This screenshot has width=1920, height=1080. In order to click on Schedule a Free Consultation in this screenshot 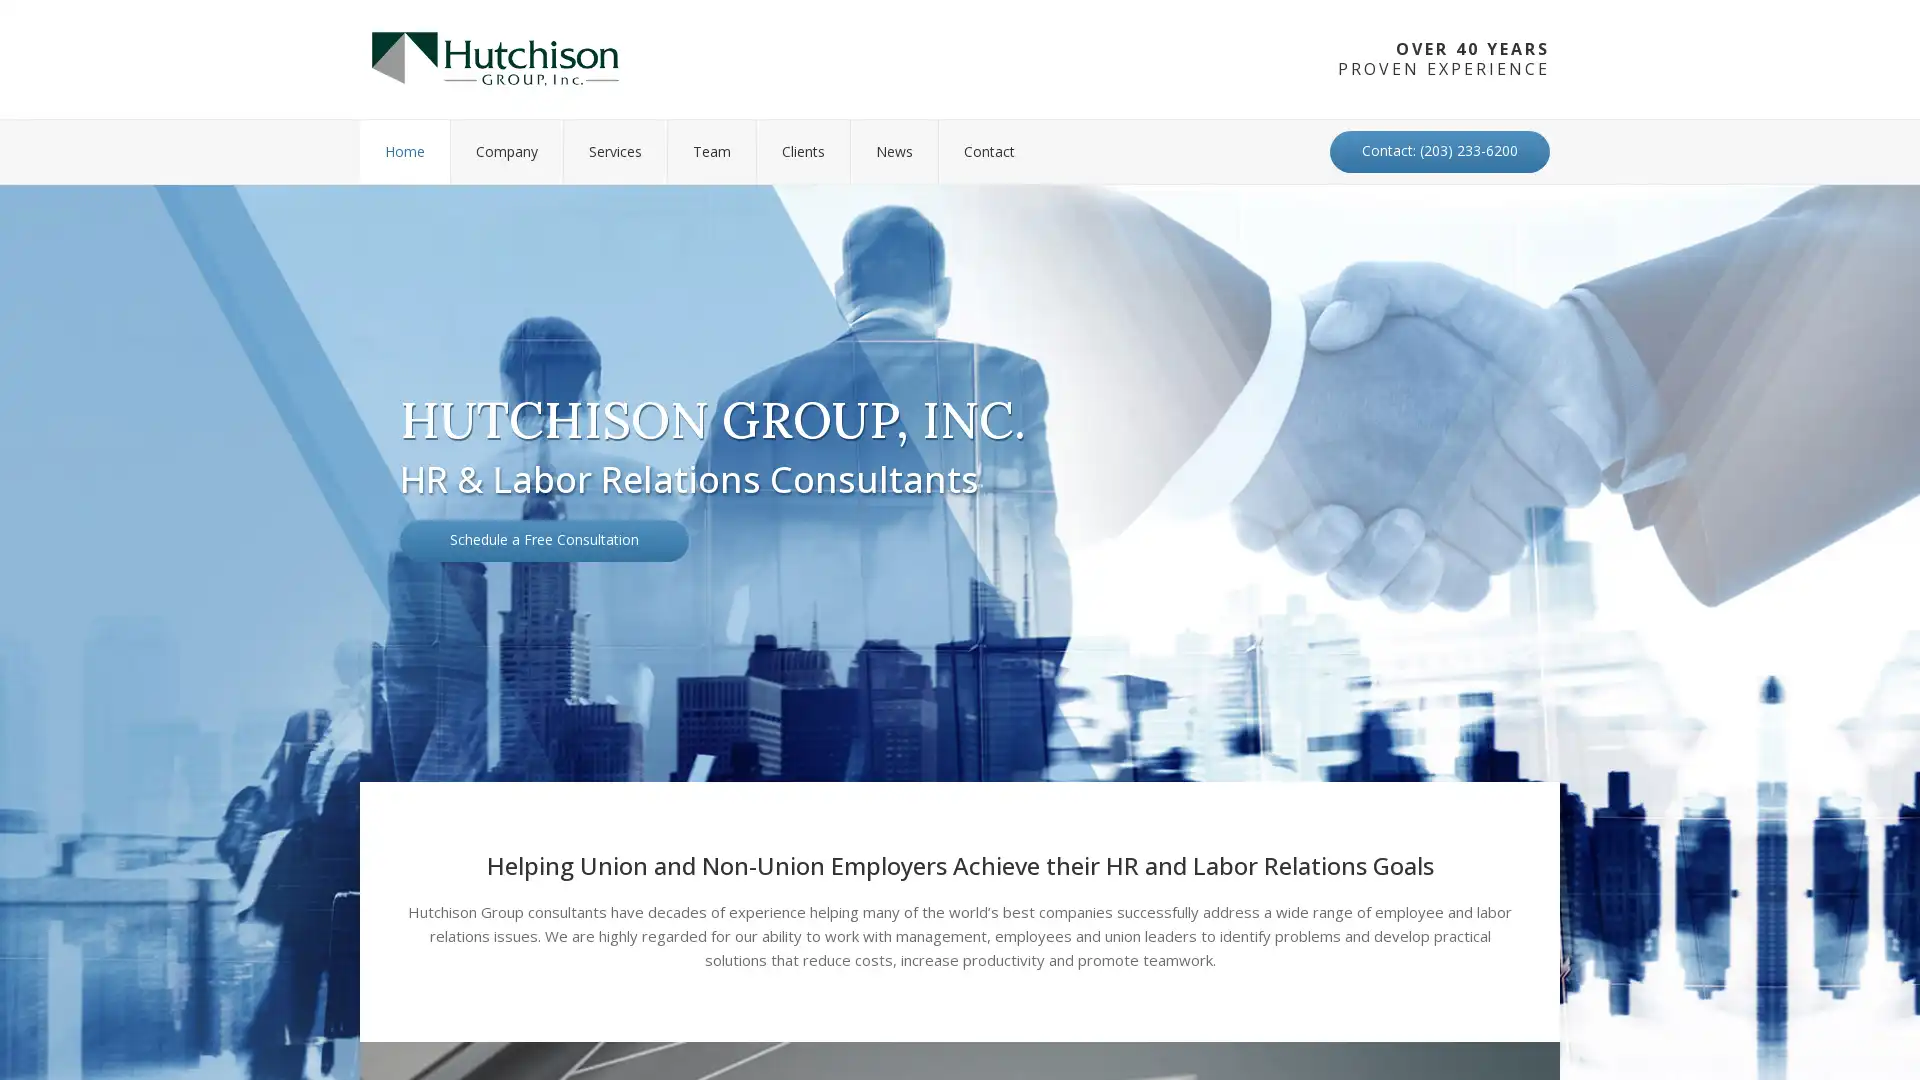, I will do `click(544, 540)`.